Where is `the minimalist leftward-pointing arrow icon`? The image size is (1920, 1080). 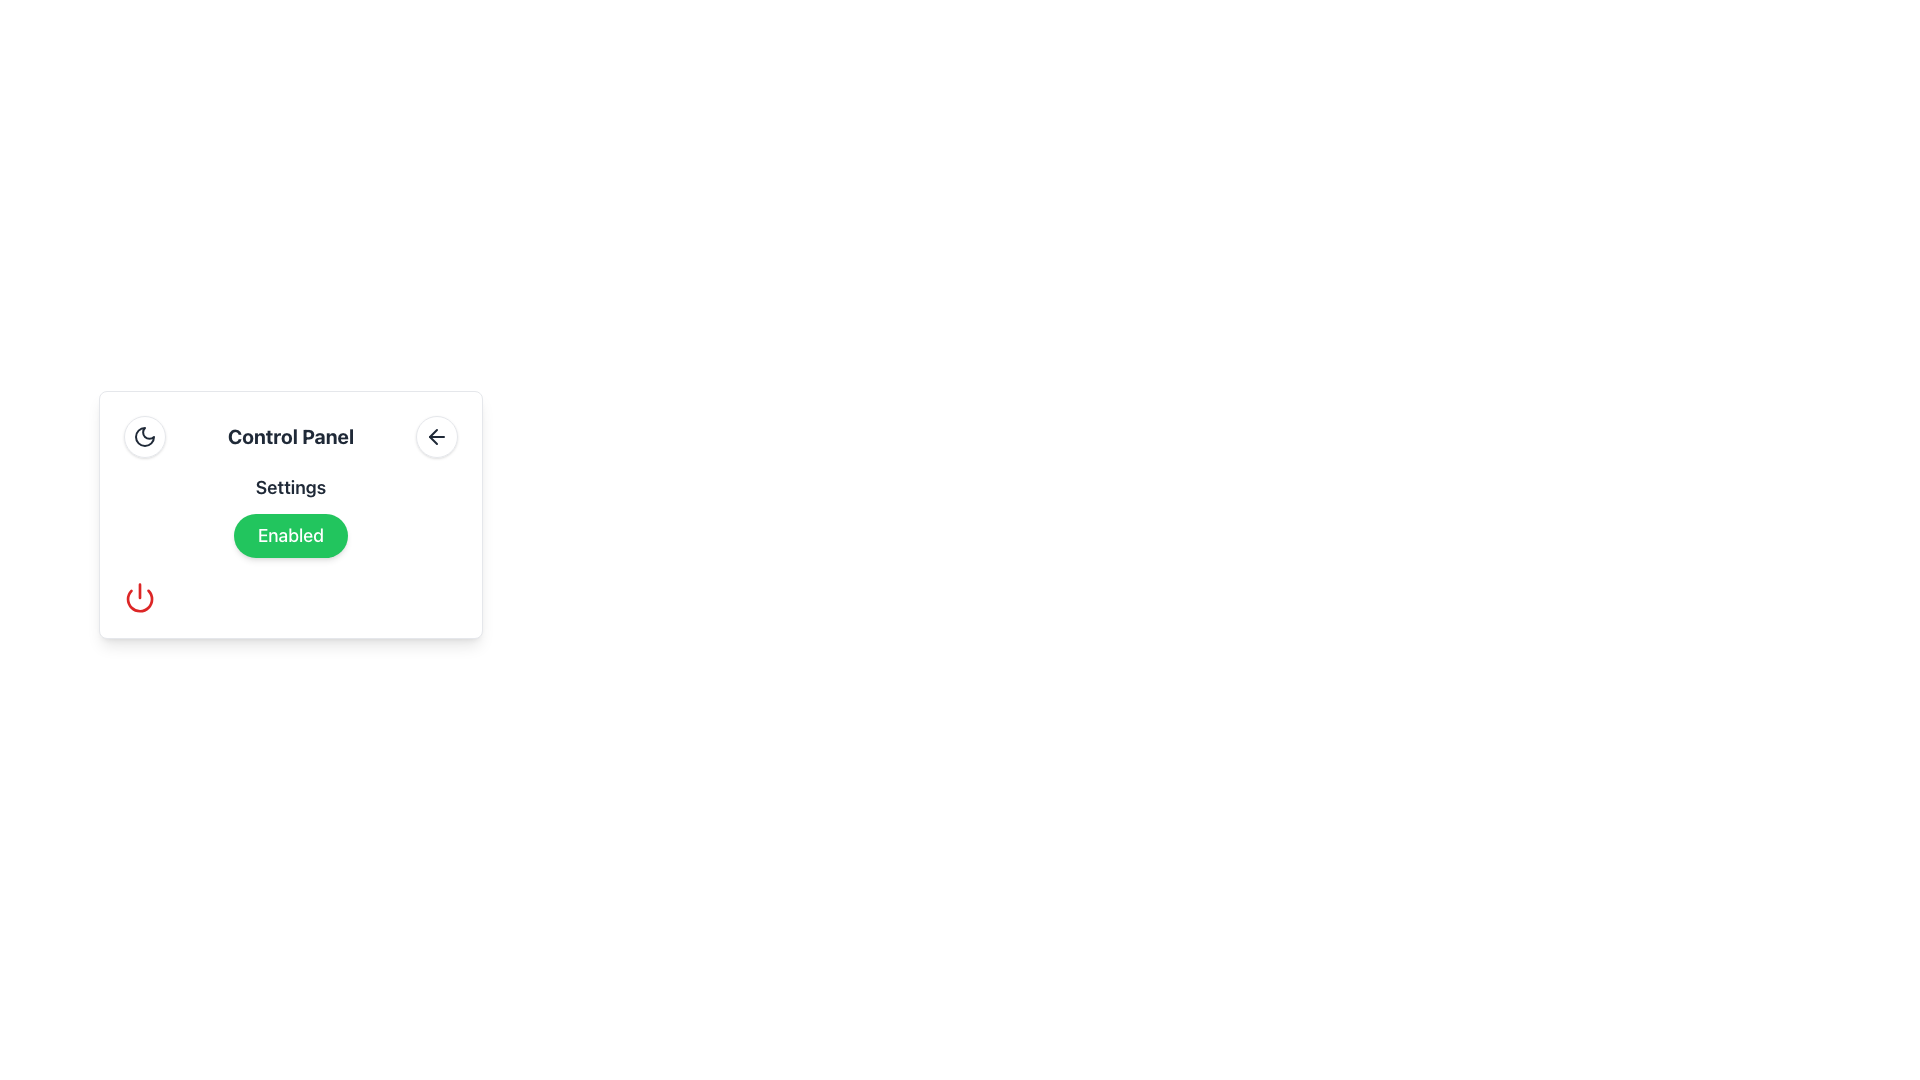
the minimalist leftward-pointing arrow icon is located at coordinates (432, 435).